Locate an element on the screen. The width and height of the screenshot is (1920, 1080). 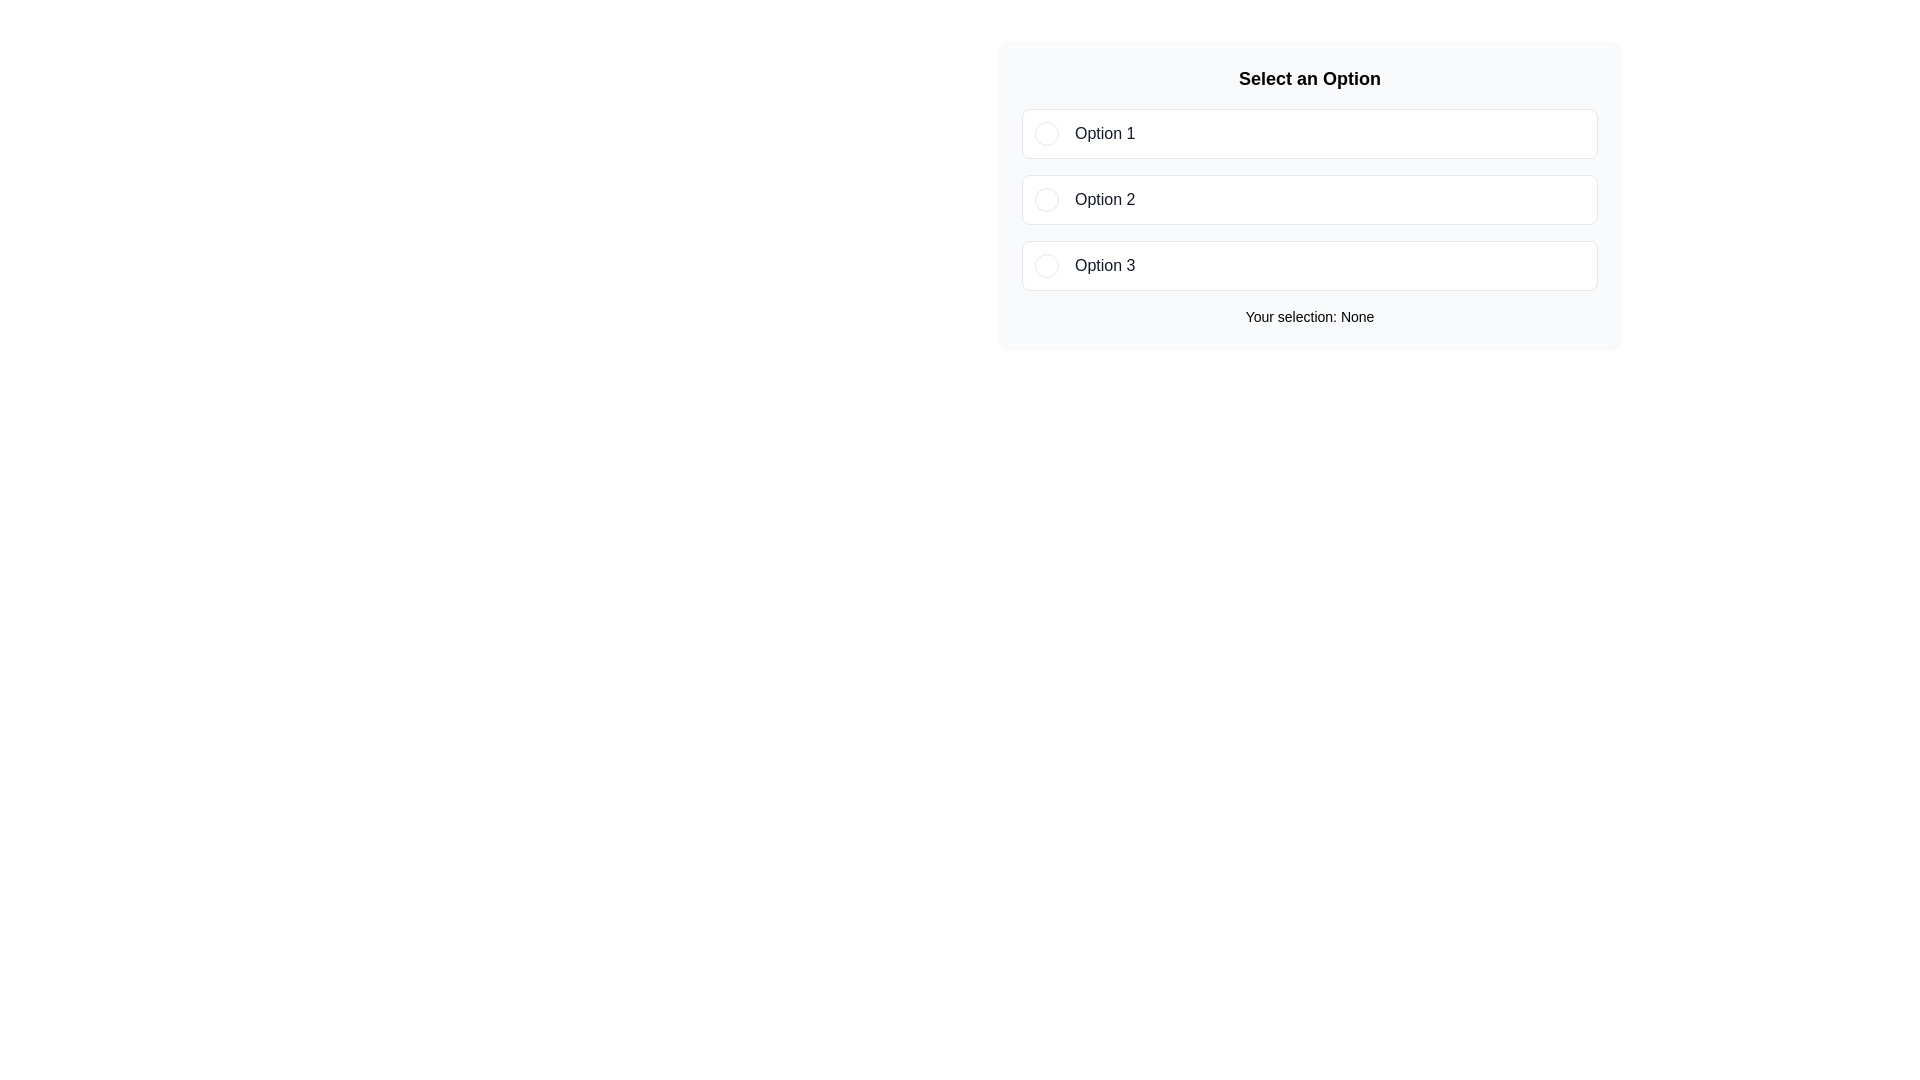
the second selectable item in the 'Select an Option' list is located at coordinates (1310, 200).